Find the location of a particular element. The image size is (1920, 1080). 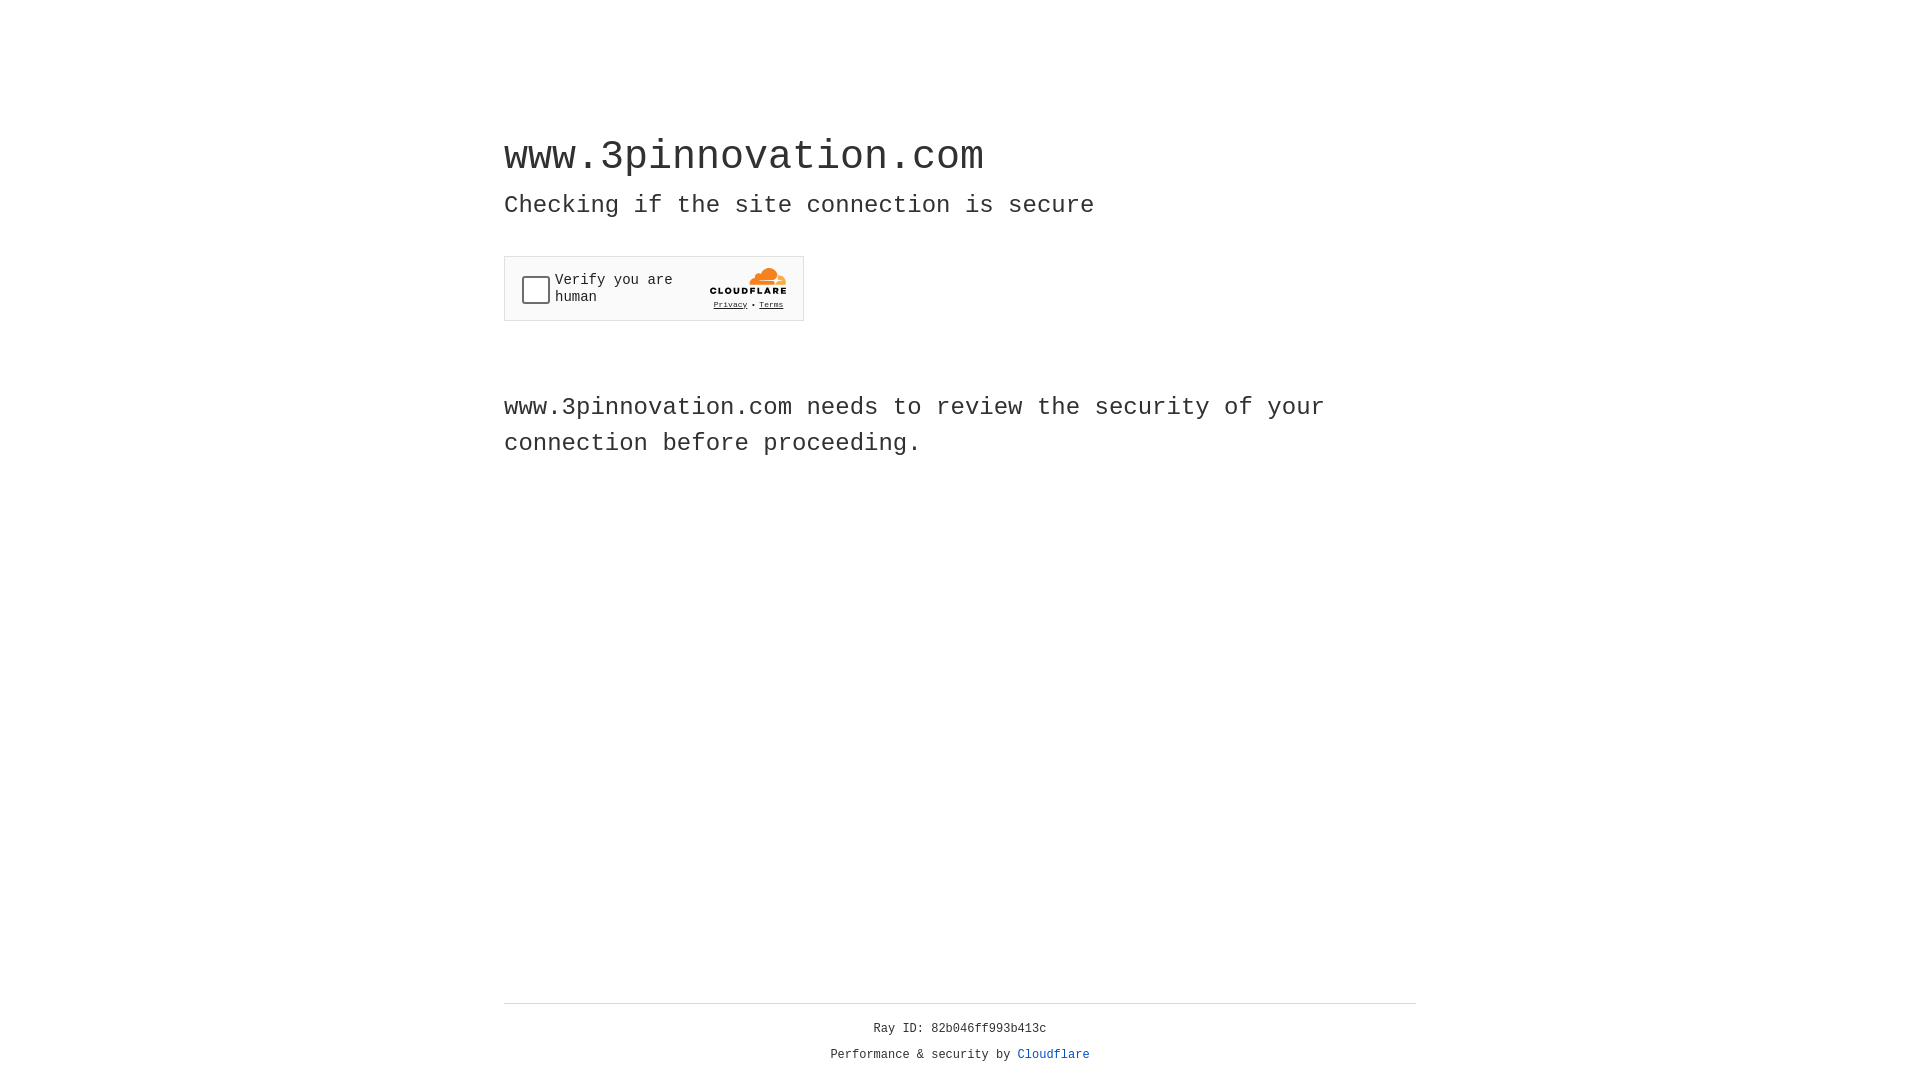

'Widget containing a Cloudflare security challenge' is located at coordinates (653, 288).